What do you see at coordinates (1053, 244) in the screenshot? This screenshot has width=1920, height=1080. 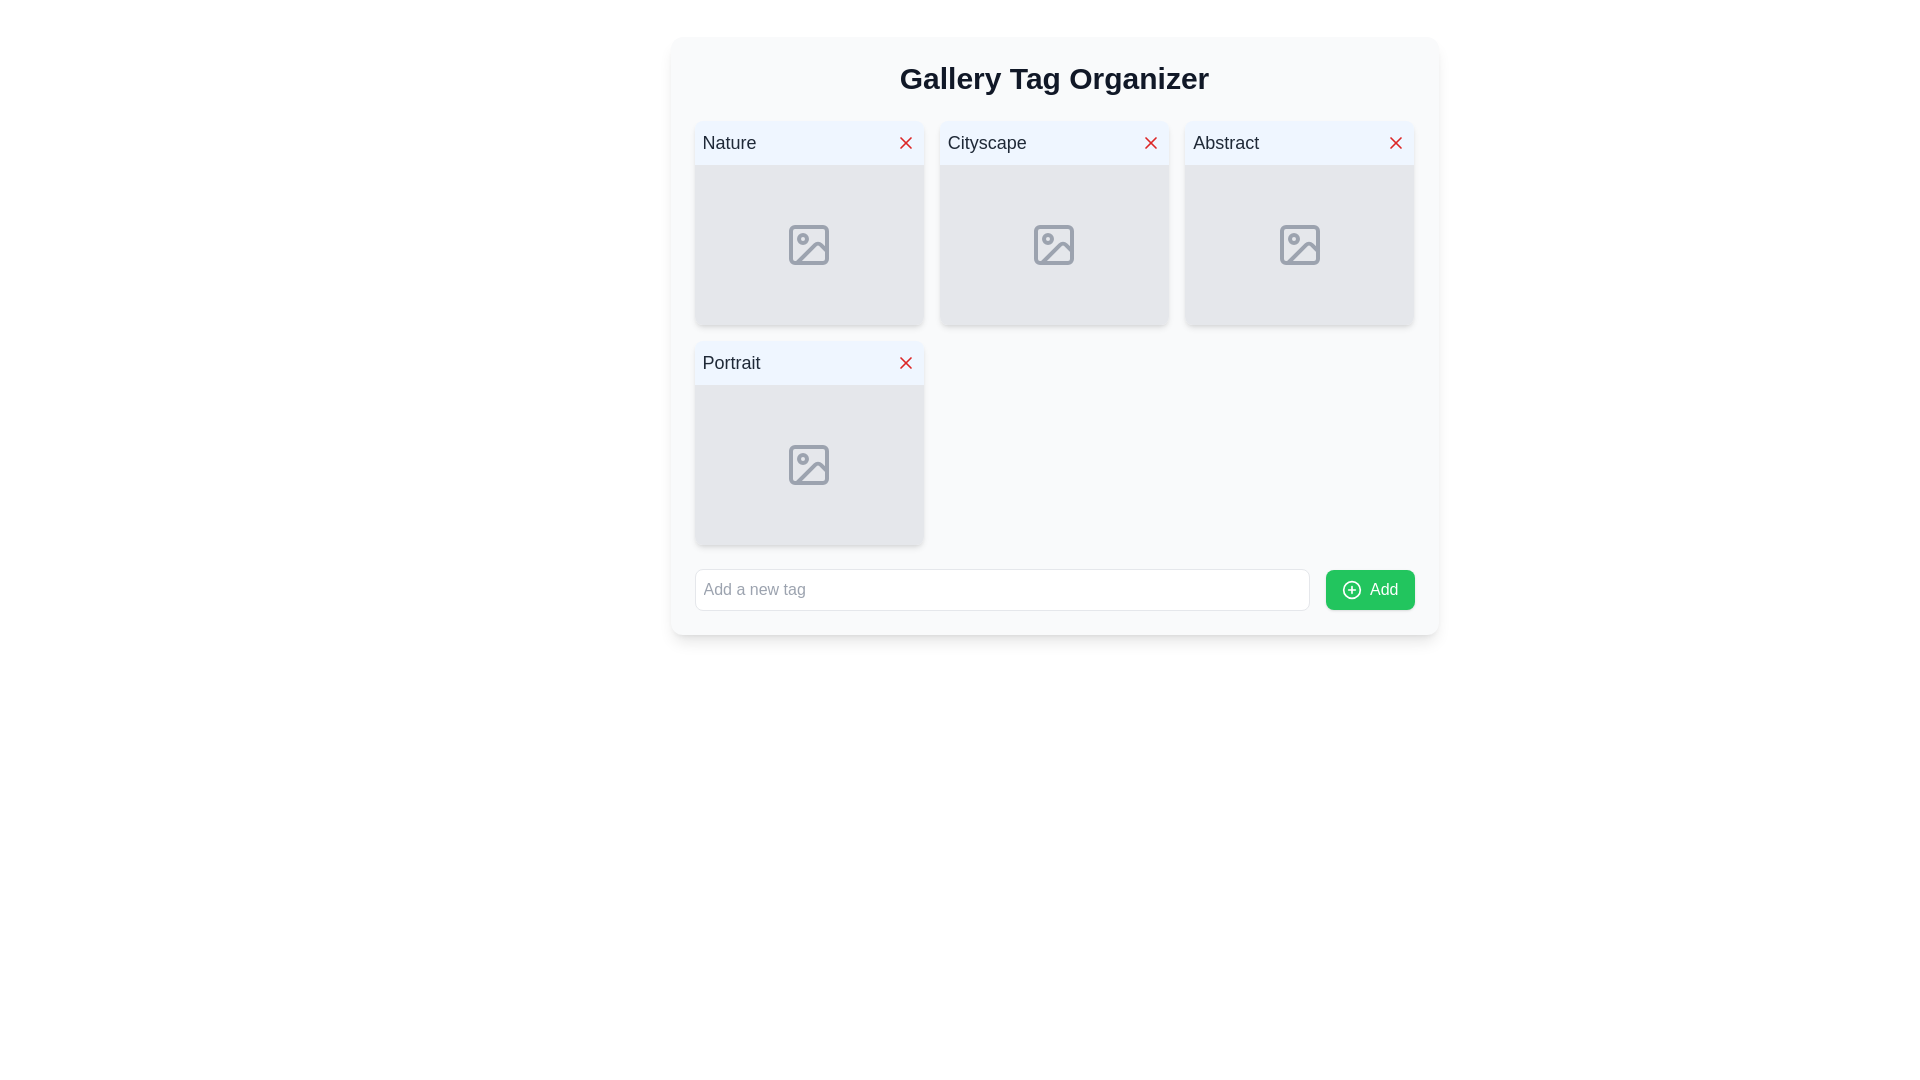 I see `the square icon of an image outline, which is centrally located in the 'Cityscape' card and appears as a grey sketch with rounded corners` at bounding box center [1053, 244].